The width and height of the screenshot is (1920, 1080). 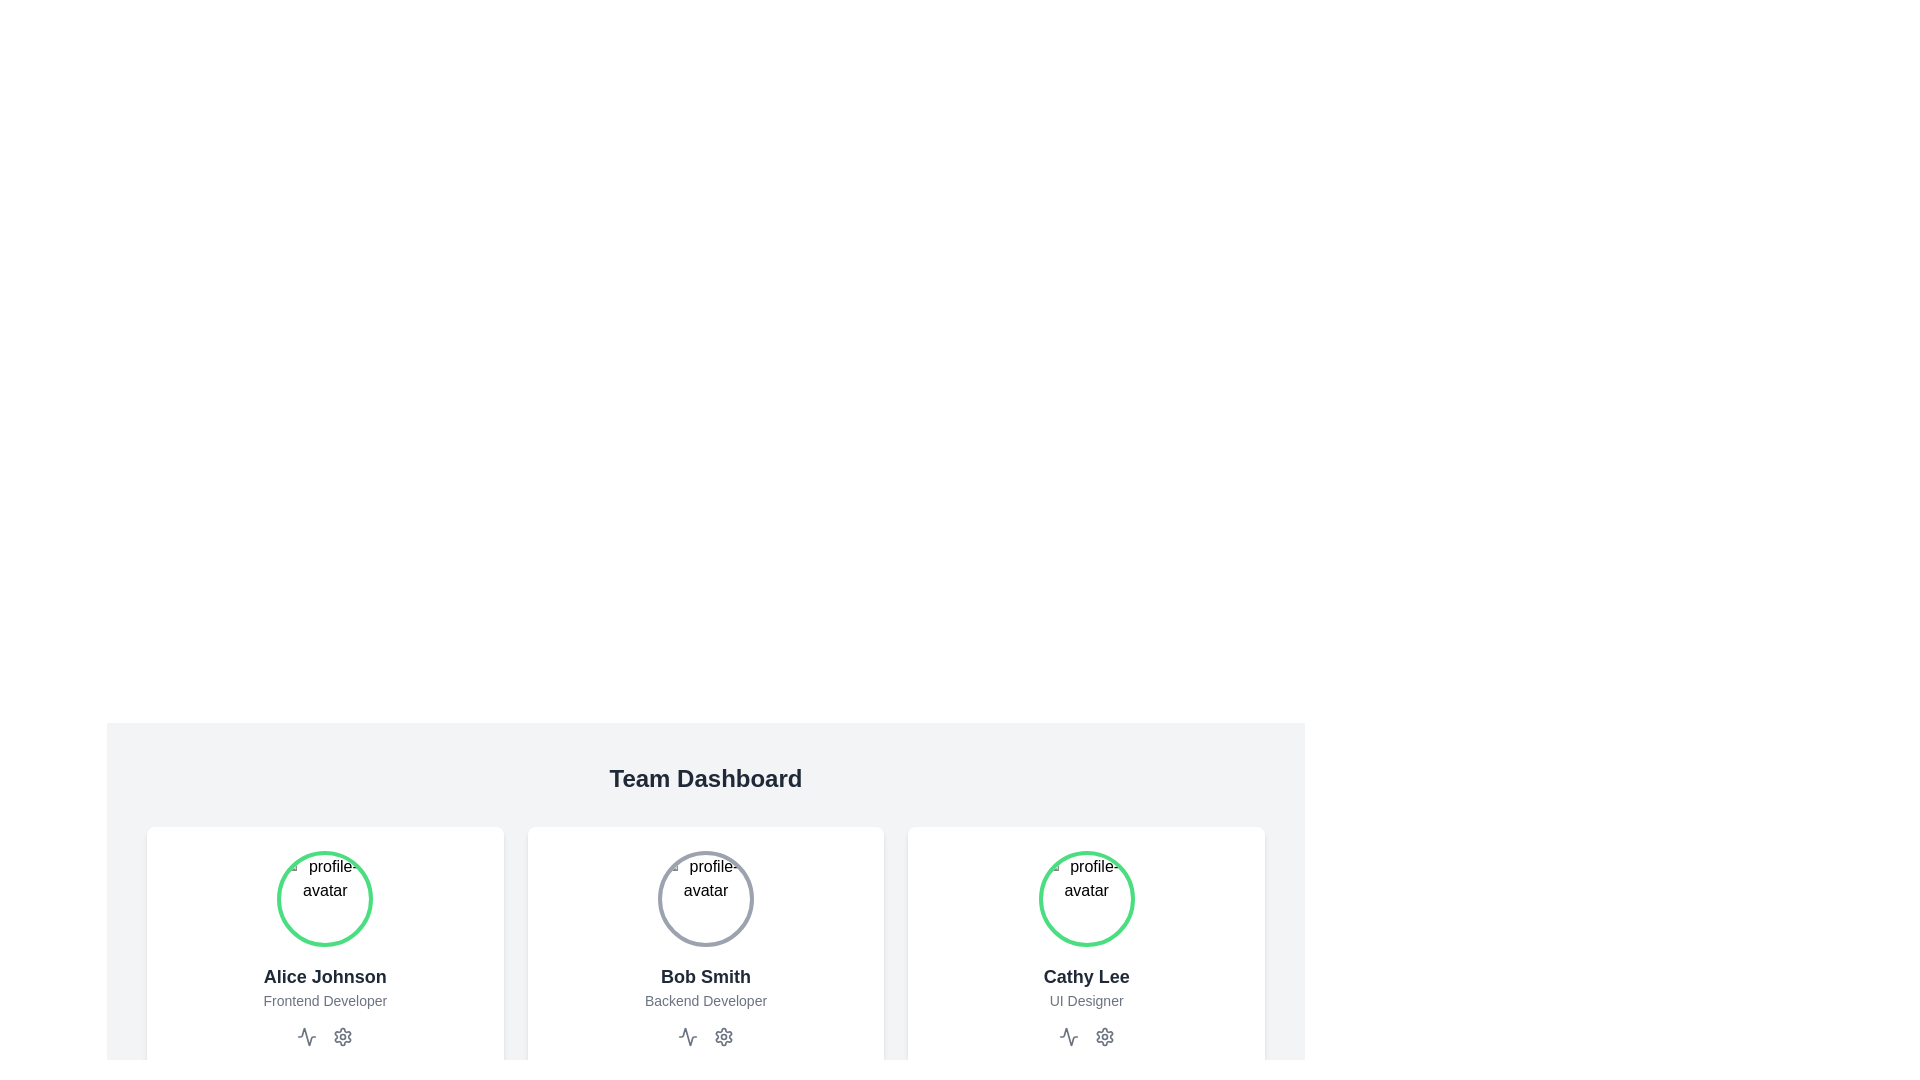 What do you see at coordinates (1085, 897) in the screenshot?
I see `the profile avatar image of user 'Cathy Lee', which is located at the top-center of her card, directly above her name and designation` at bounding box center [1085, 897].